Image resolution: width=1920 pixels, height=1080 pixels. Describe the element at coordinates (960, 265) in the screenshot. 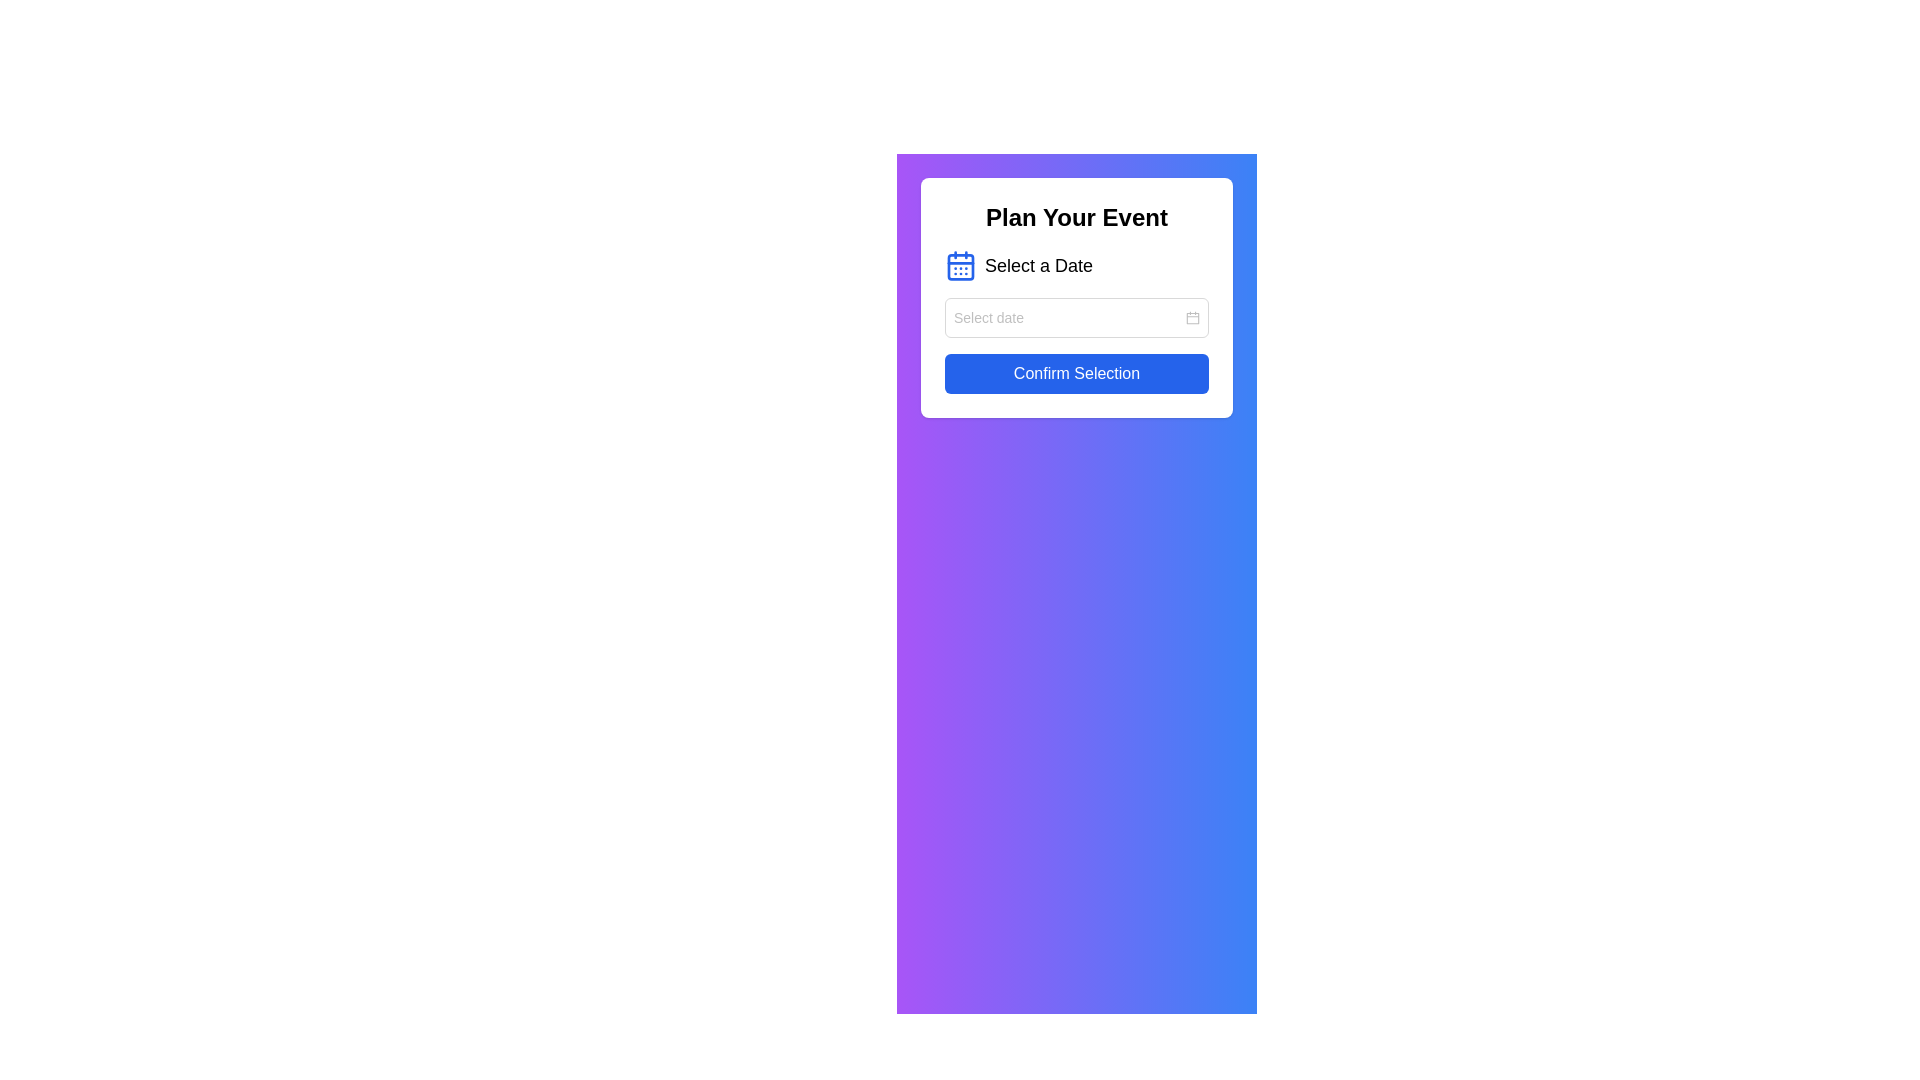

I see `the date selection icon located at the far left of the card, adjacent to the 'Select a Date' text` at that location.